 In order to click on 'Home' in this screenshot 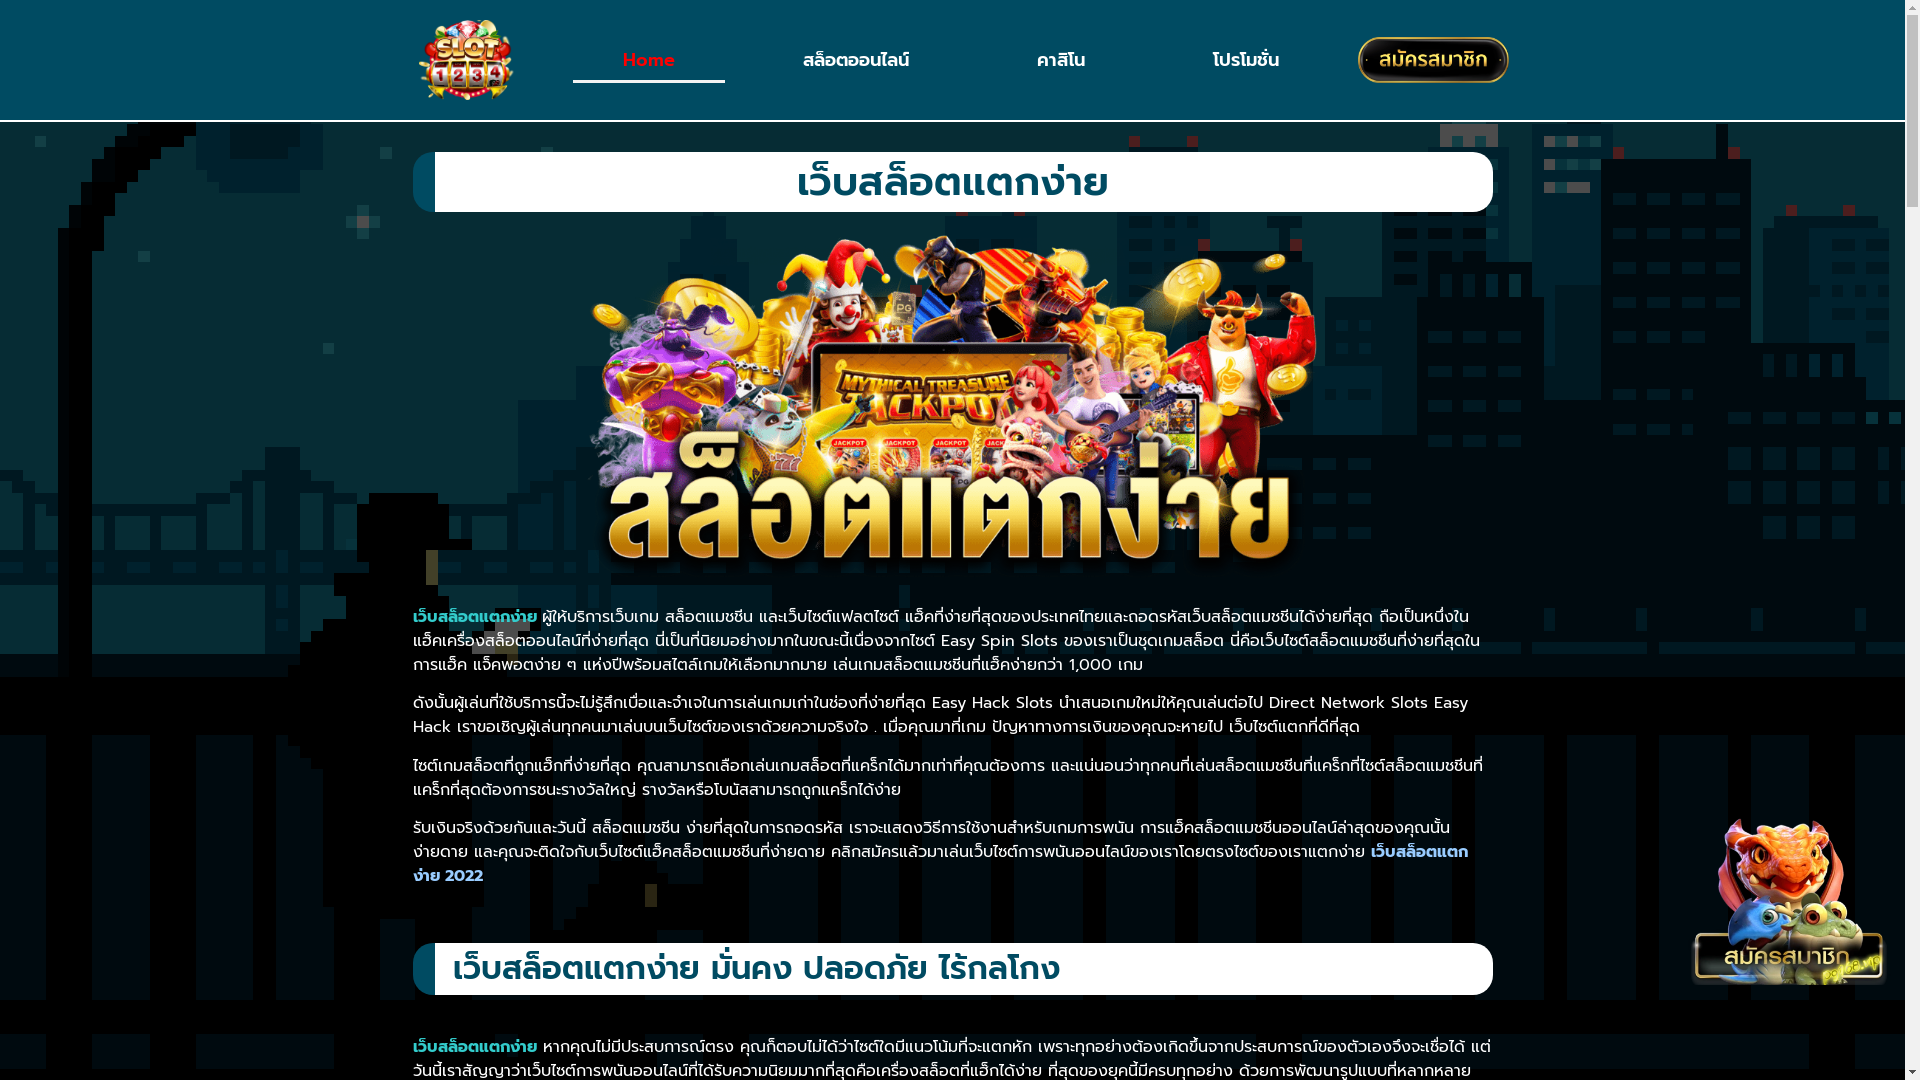, I will do `click(648, 59)`.